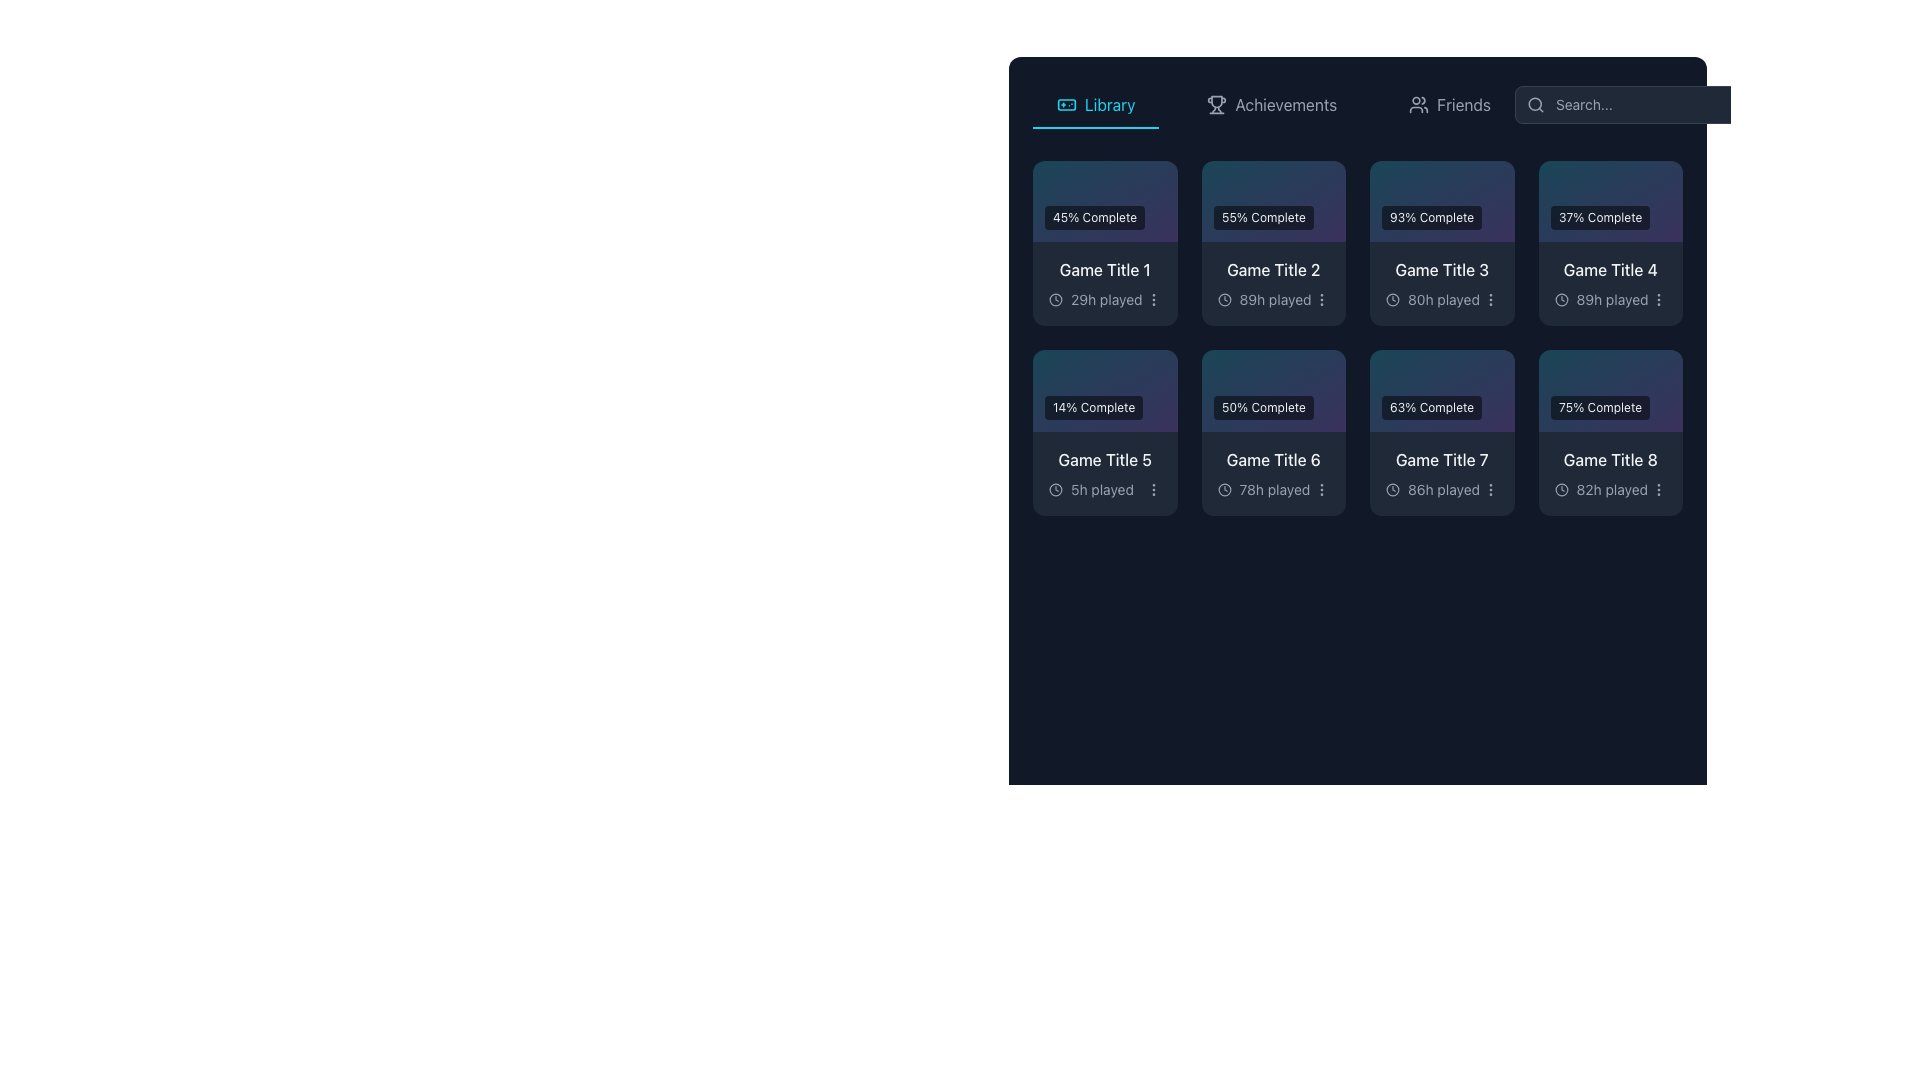 The width and height of the screenshot is (1920, 1080). I want to click on the game controller icon, which visually represents the 'Library' navigation option and is located near the top-left corner of the interface, so click(1065, 104).